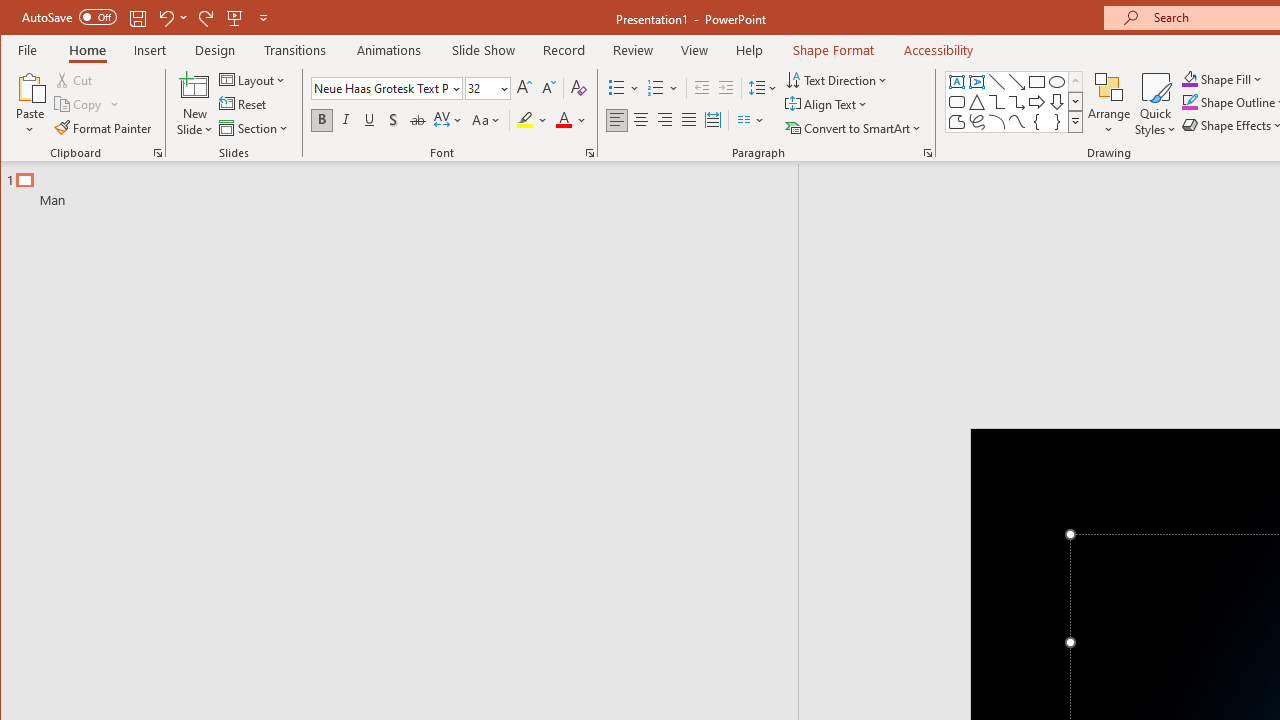 This screenshot has width=1280, height=720. What do you see at coordinates (243, 104) in the screenshot?
I see `'Reset'` at bounding box center [243, 104].